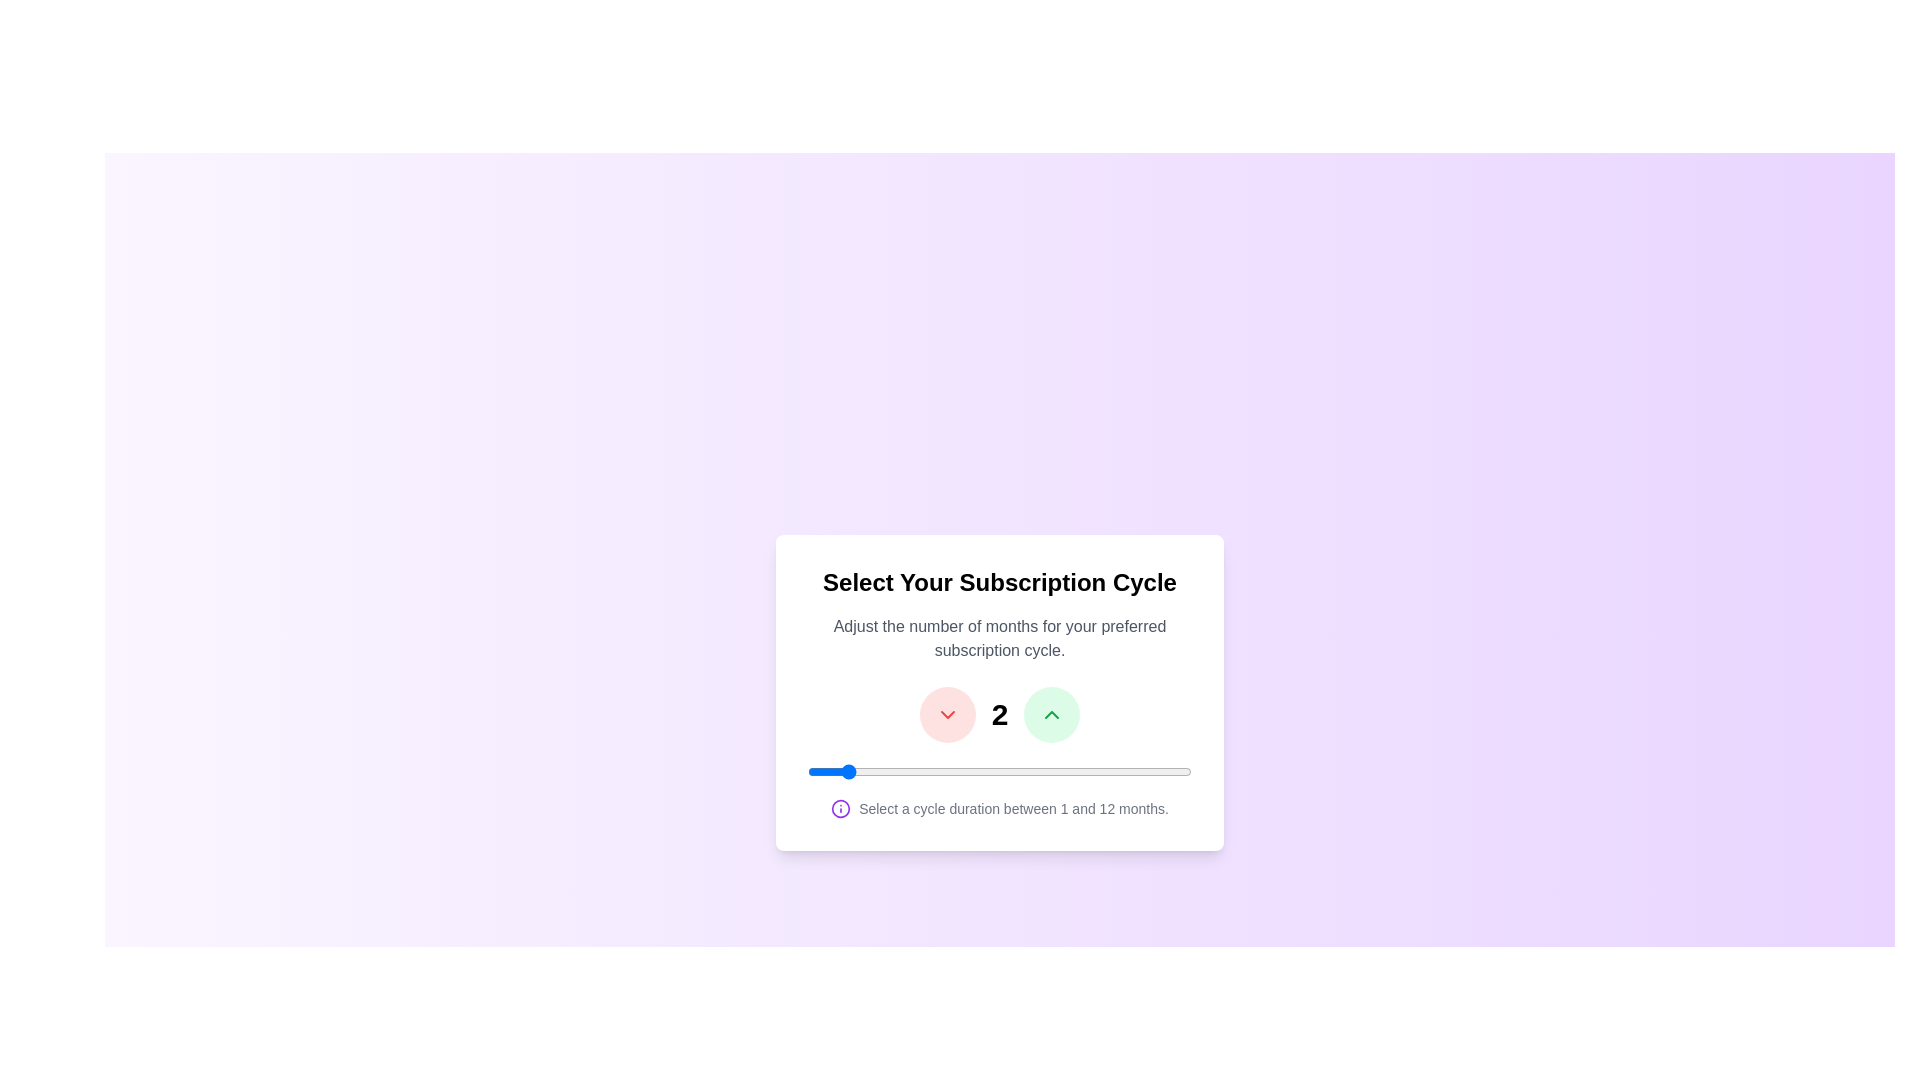 This screenshot has height=1080, width=1920. Describe the element at coordinates (1086, 770) in the screenshot. I see `the subscription duration` at that location.